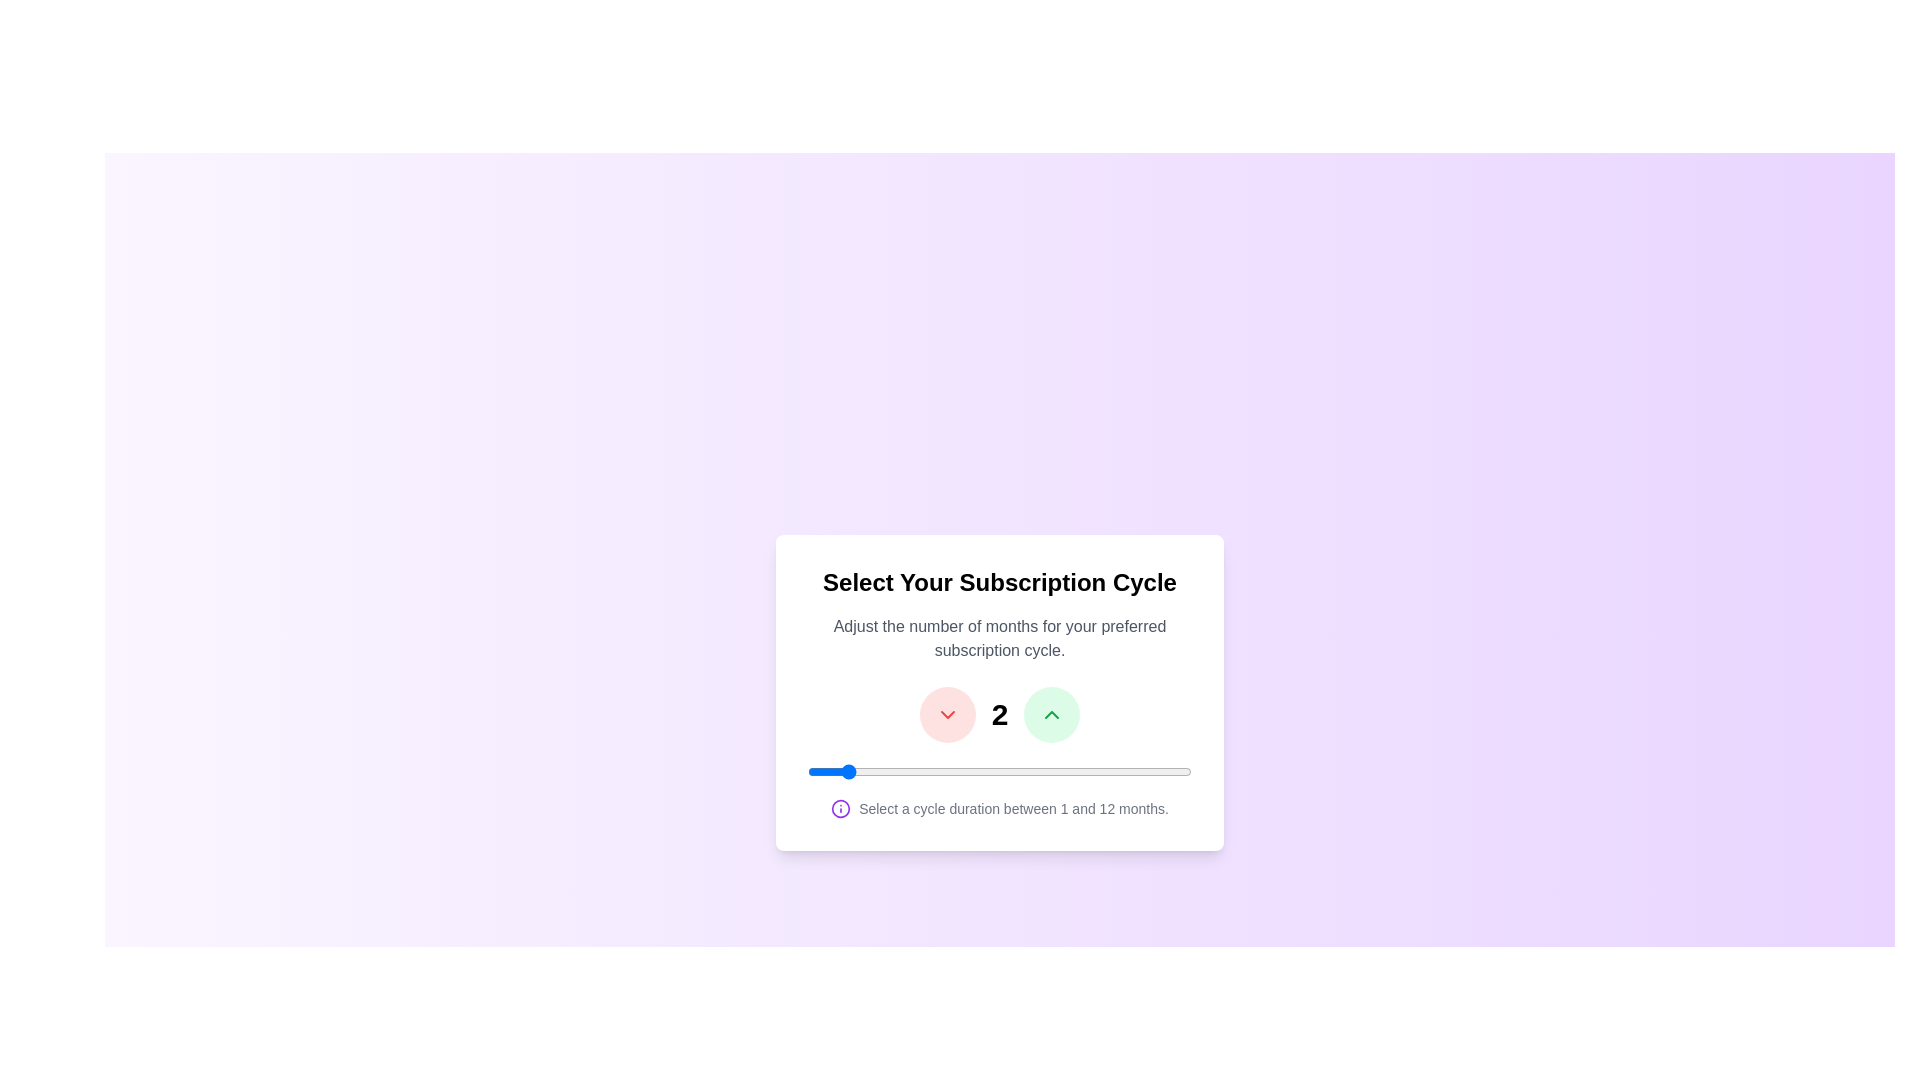 This screenshot has height=1080, width=1920. Describe the element at coordinates (1086, 770) in the screenshot. I see `the subscription duration` at that location.